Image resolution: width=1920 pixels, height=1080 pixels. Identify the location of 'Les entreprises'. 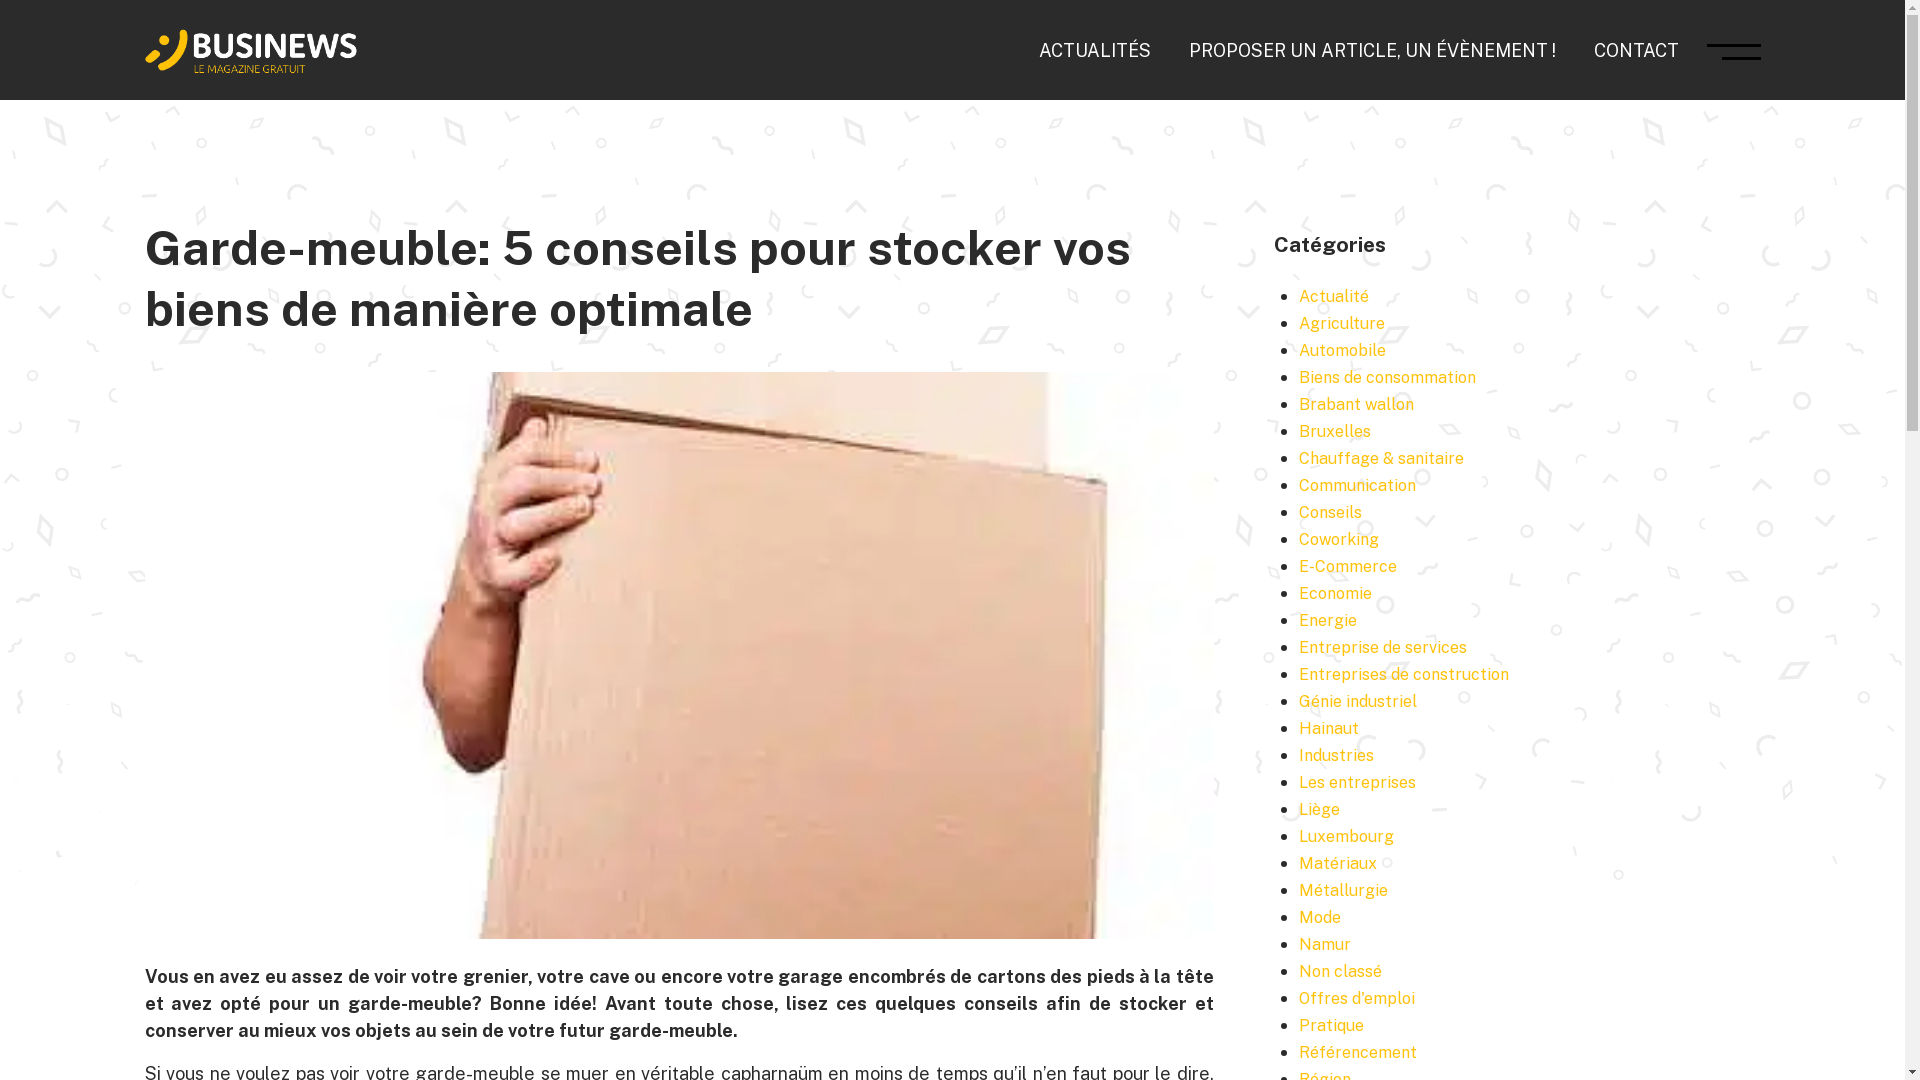
(1357, 781).